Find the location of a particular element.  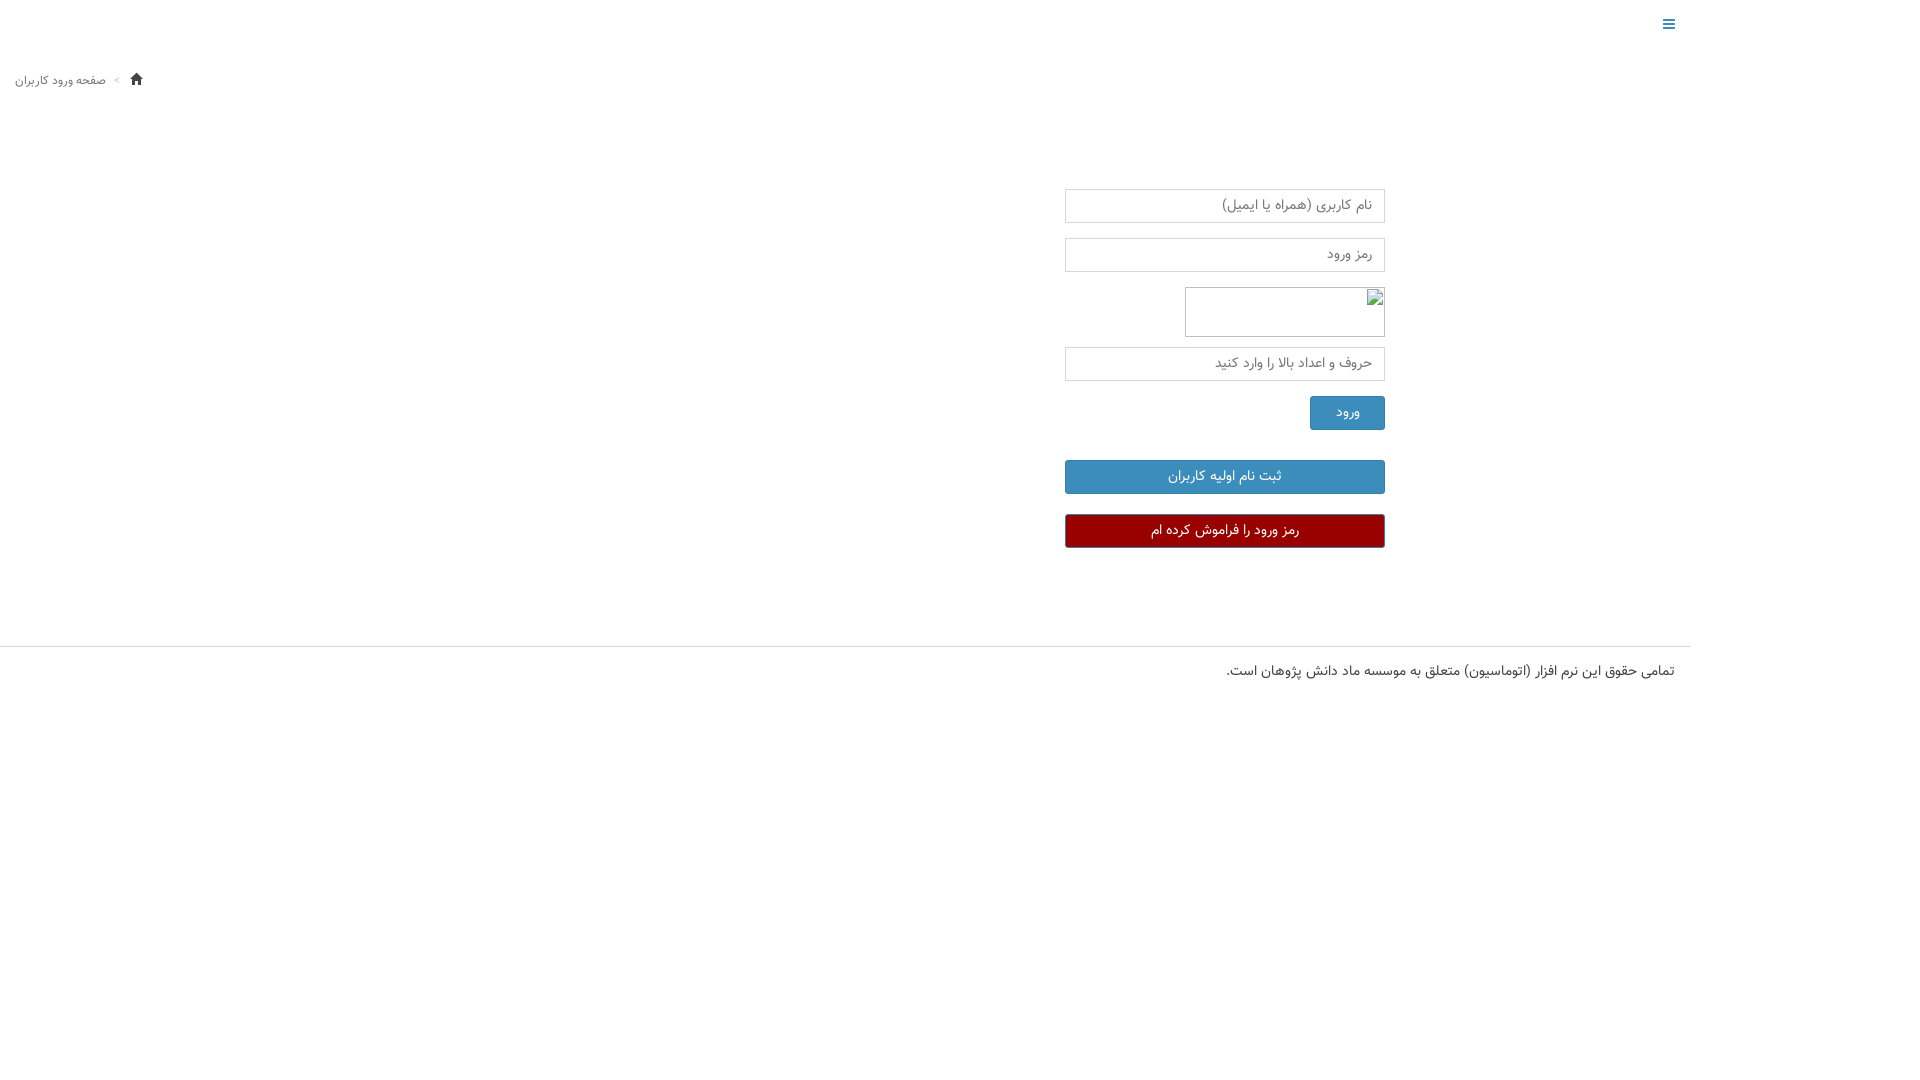

'Toggle navigation' is located at coordinates (1647, 24).